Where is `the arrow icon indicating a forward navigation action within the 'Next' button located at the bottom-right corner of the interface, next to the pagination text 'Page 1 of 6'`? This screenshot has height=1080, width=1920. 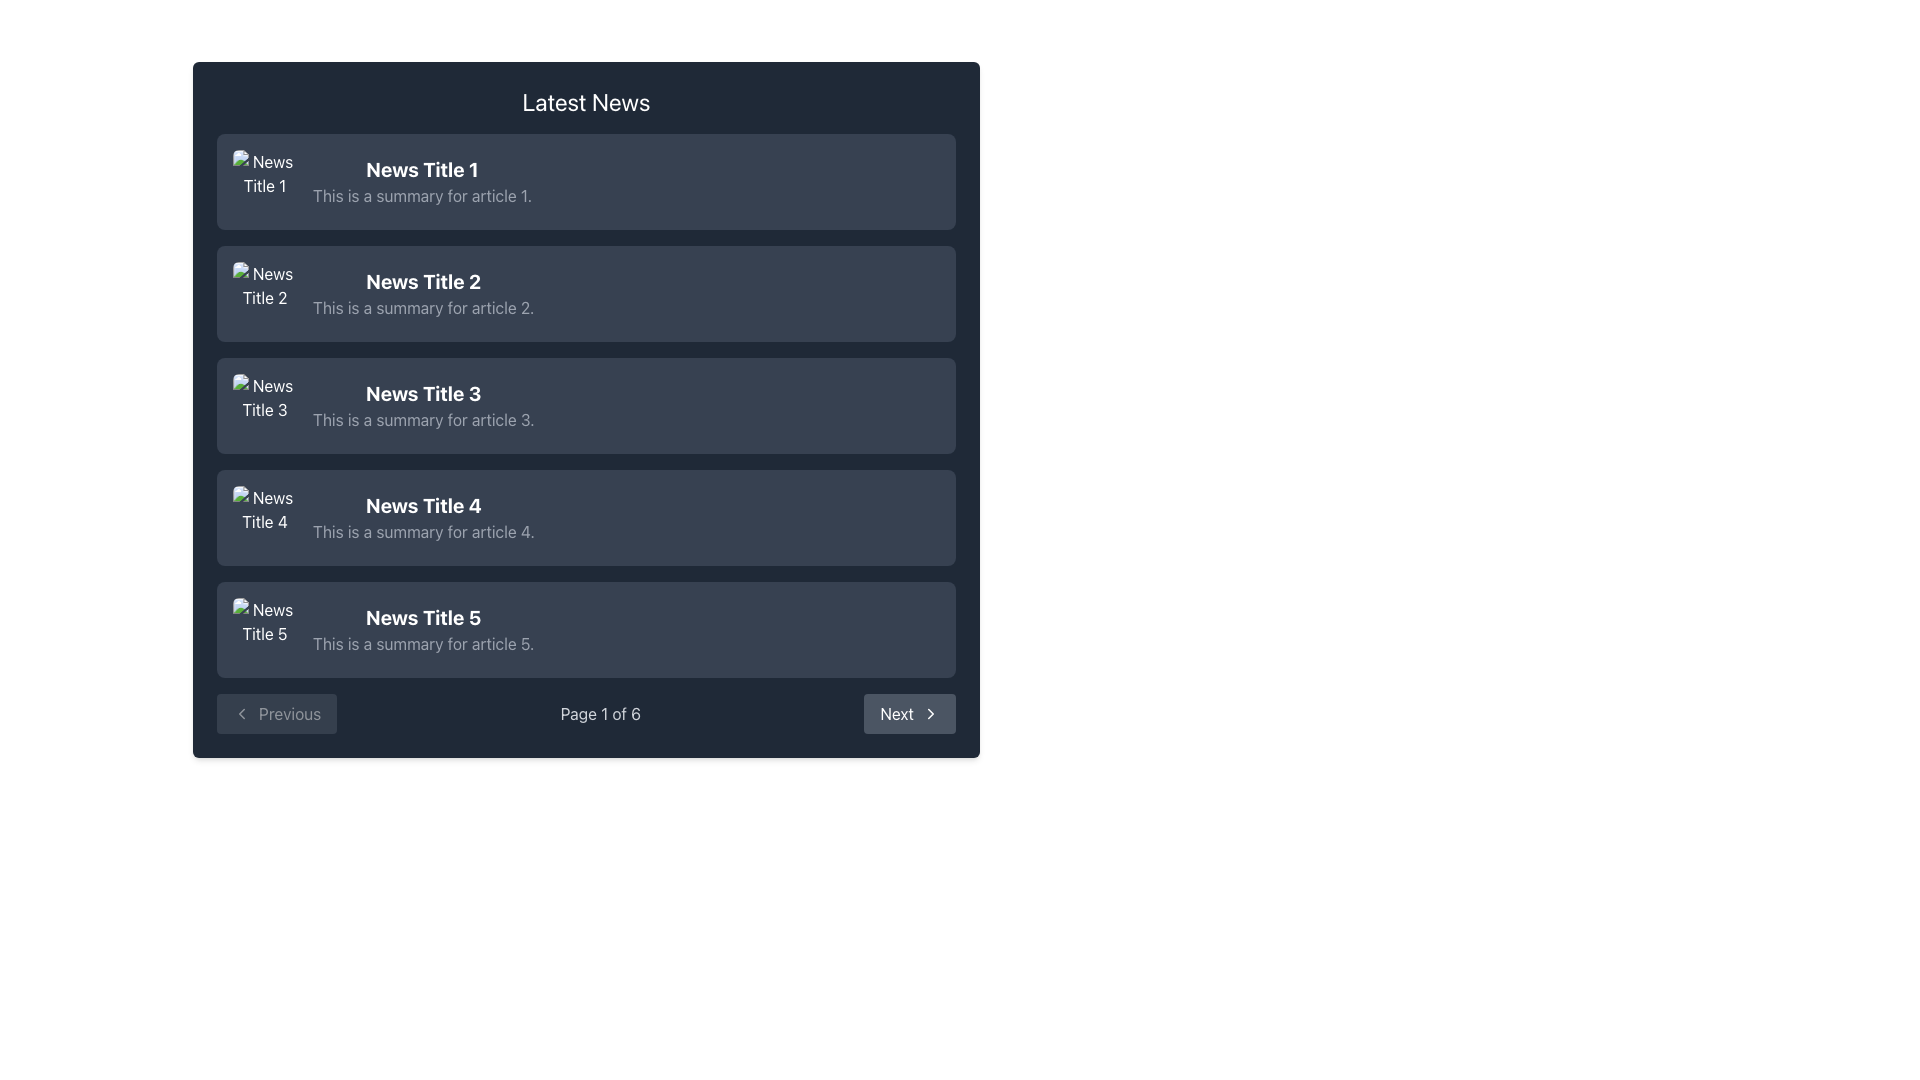 the arrow icon indicating a forward navigation action within the 'Next' button located at the bottom-right corner of the interface, next to the pagination text 'Page 1 of 6' is located at coordinates (930, 712).